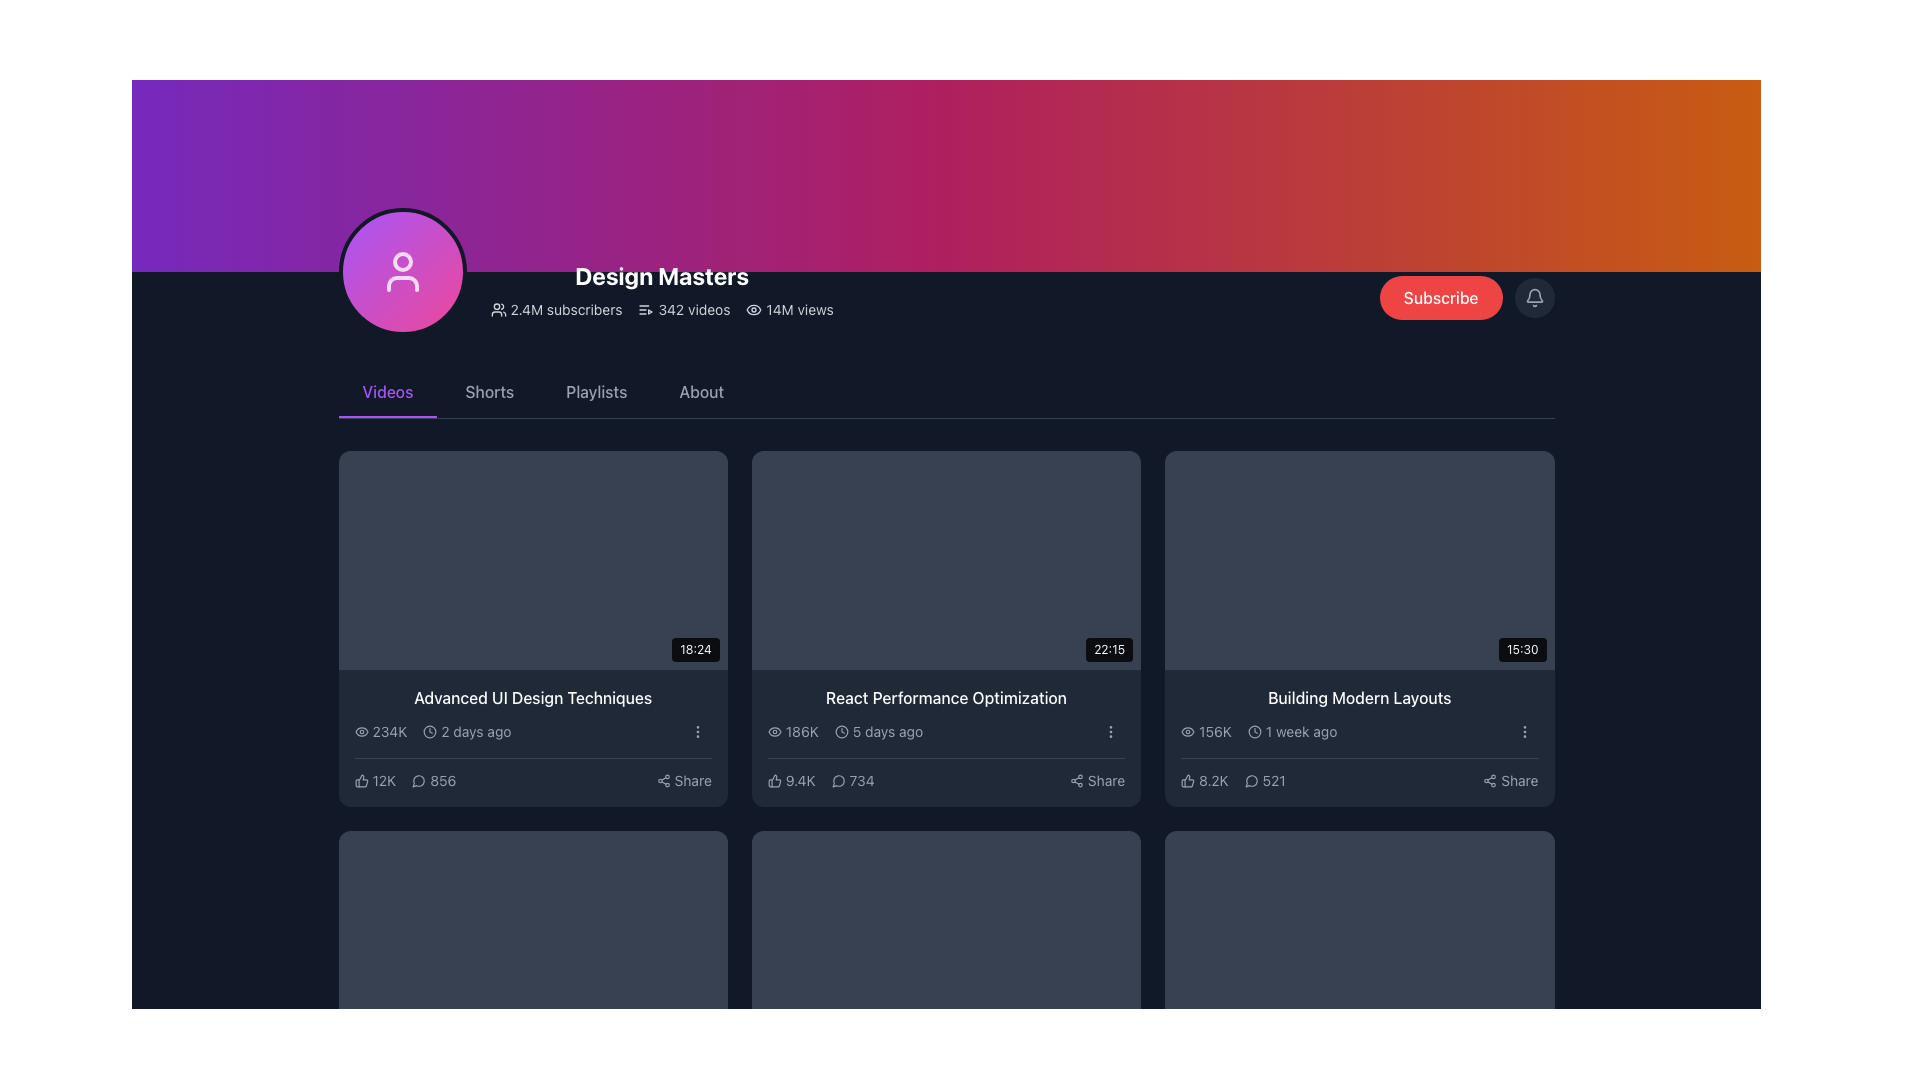 Image resolution: width=1920 pixels, height=1080 pixels. I want to click on the thumbs-up icon, which is a small vector graphic outlined in thin strokes, located next to the text '12K' at the bottom of the card for the video 'Advanced UI Design Techniques', so click(361, 779).